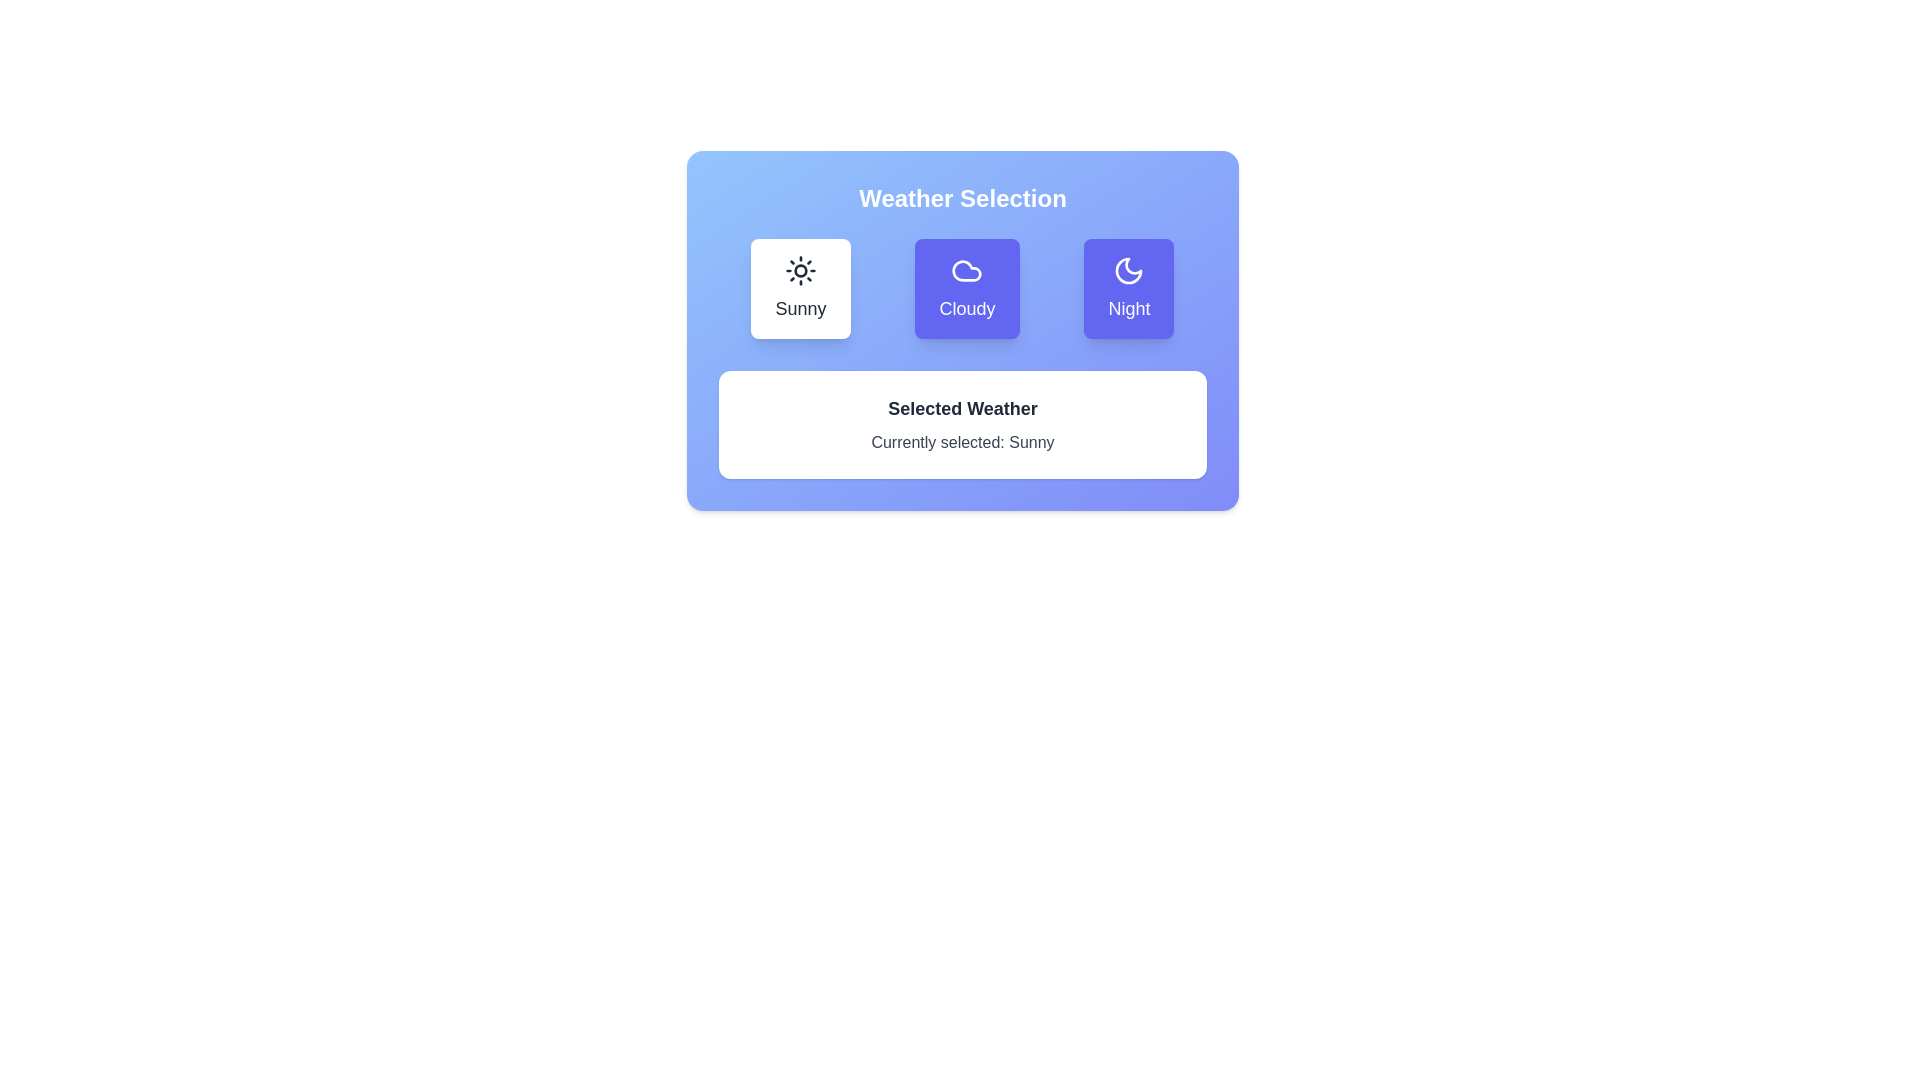 This screenshot has width=1920, height=1080. Describe the element at coordinates (963, 330) in the screenshot. I see `the interactive weather option buttons within the prominently positioned weather selection card that features a gradient background from blue to indigo` at that location.